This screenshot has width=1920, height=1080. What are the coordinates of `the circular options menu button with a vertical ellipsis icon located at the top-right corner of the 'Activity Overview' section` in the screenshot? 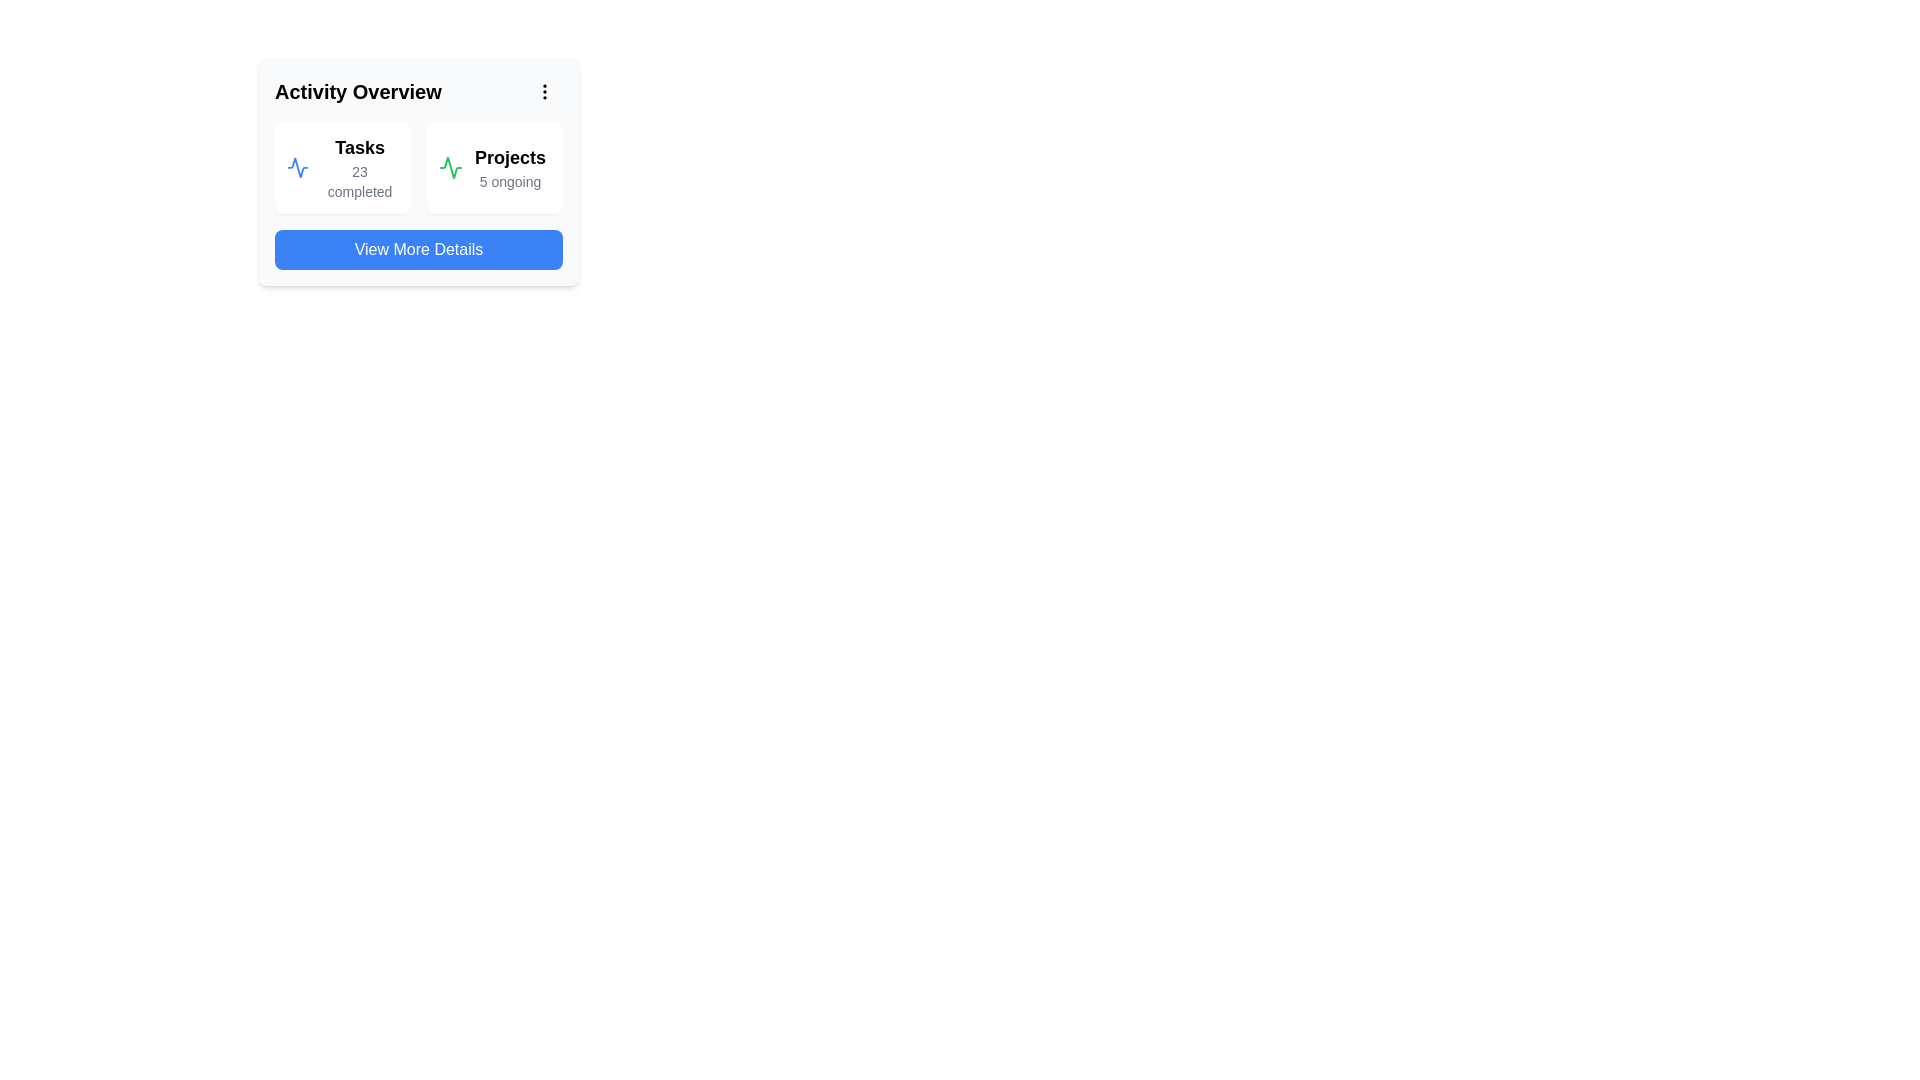 It's located at (545, 92).